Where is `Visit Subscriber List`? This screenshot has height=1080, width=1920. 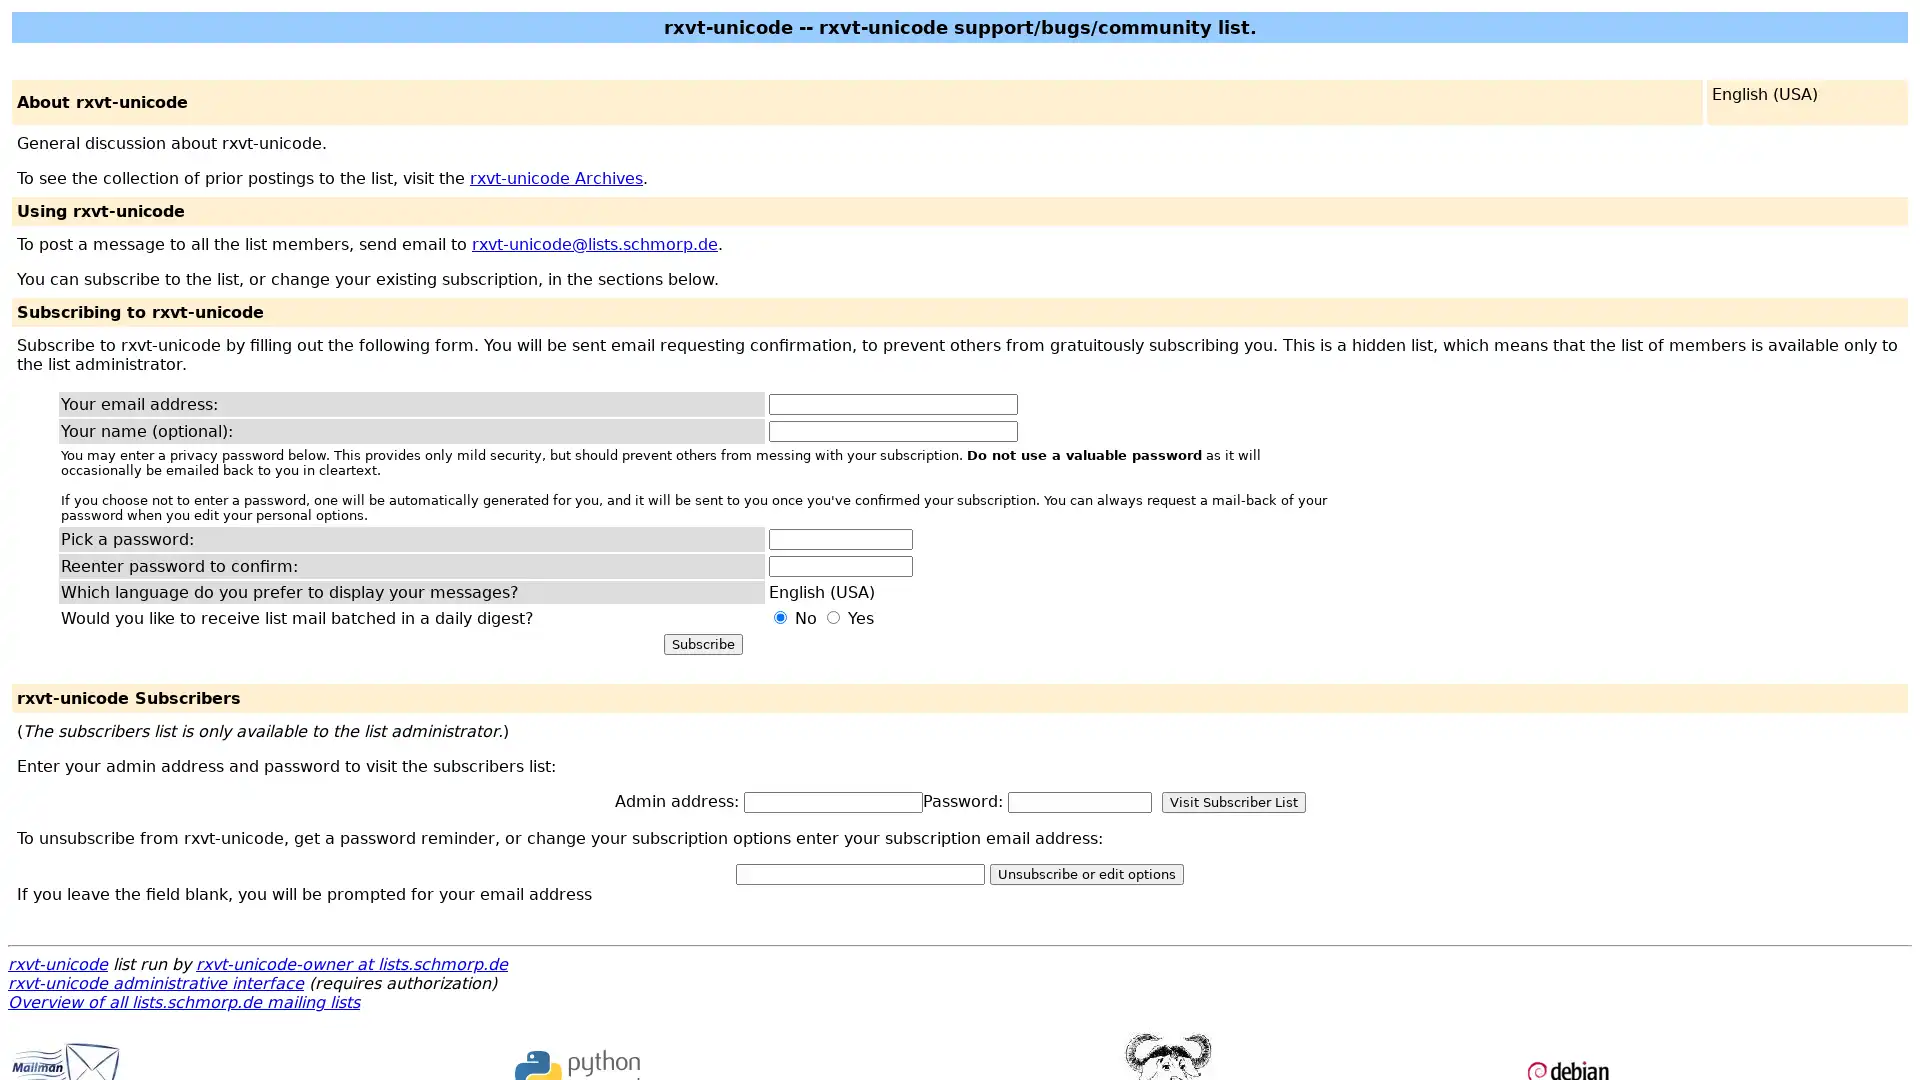 Visit Subscriber List is located at coordinates (1232, 801).